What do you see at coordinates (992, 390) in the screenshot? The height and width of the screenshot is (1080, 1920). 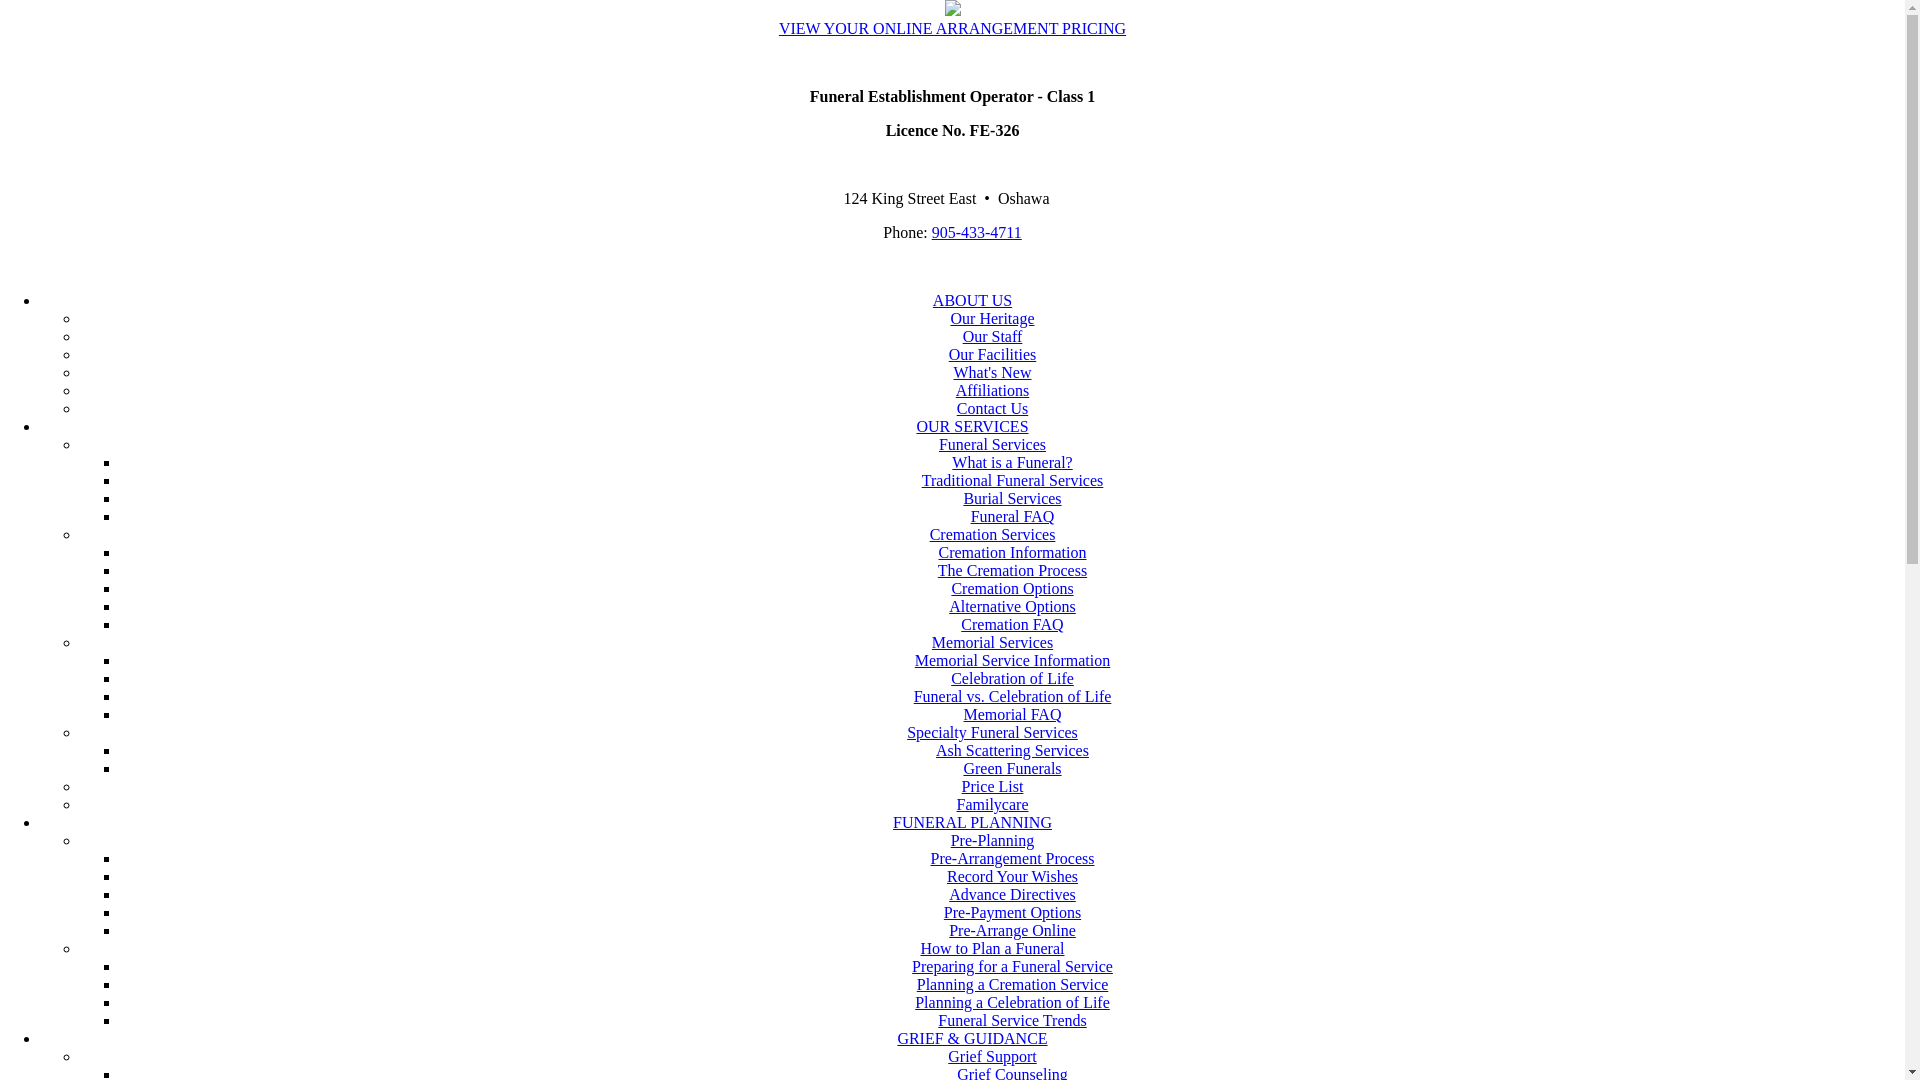 I see `'Affiliations'` at bounding box center [992, 390].